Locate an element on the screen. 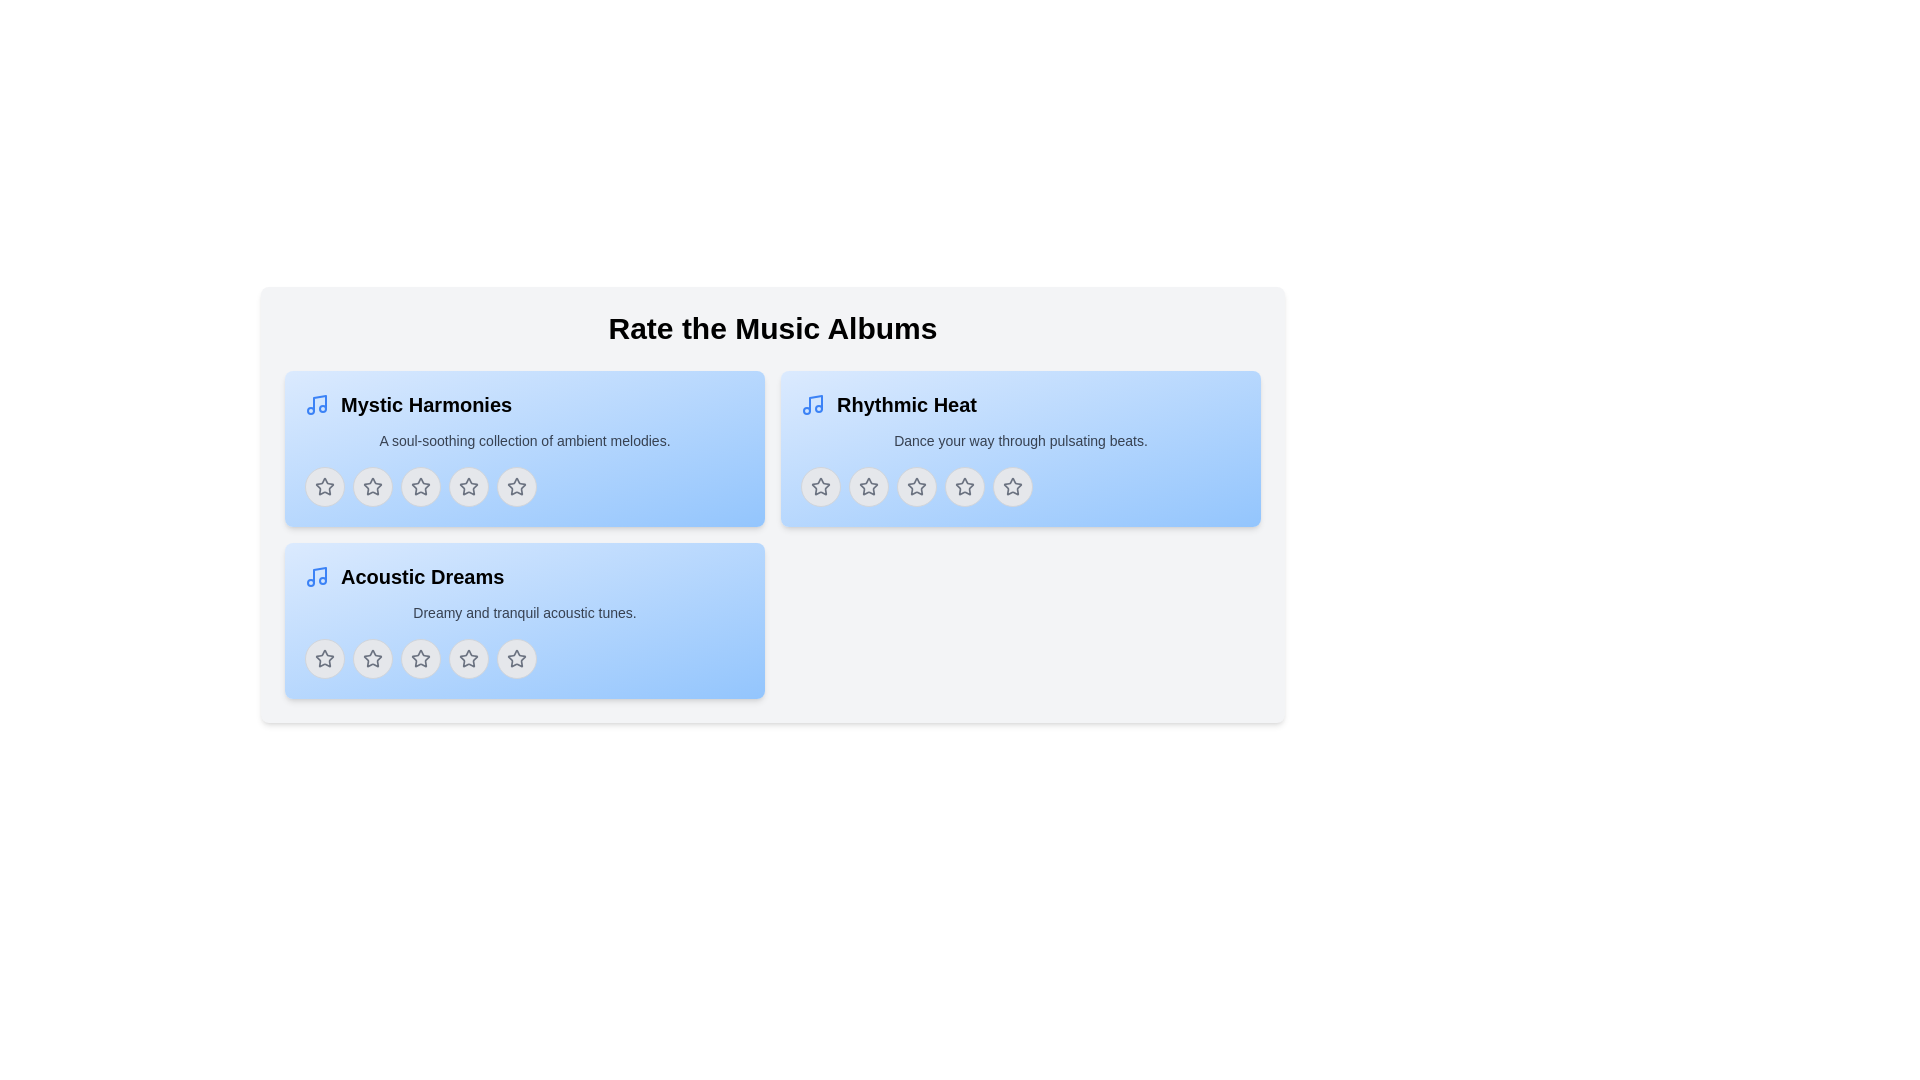  the third star is located at coordinates (420, 658).